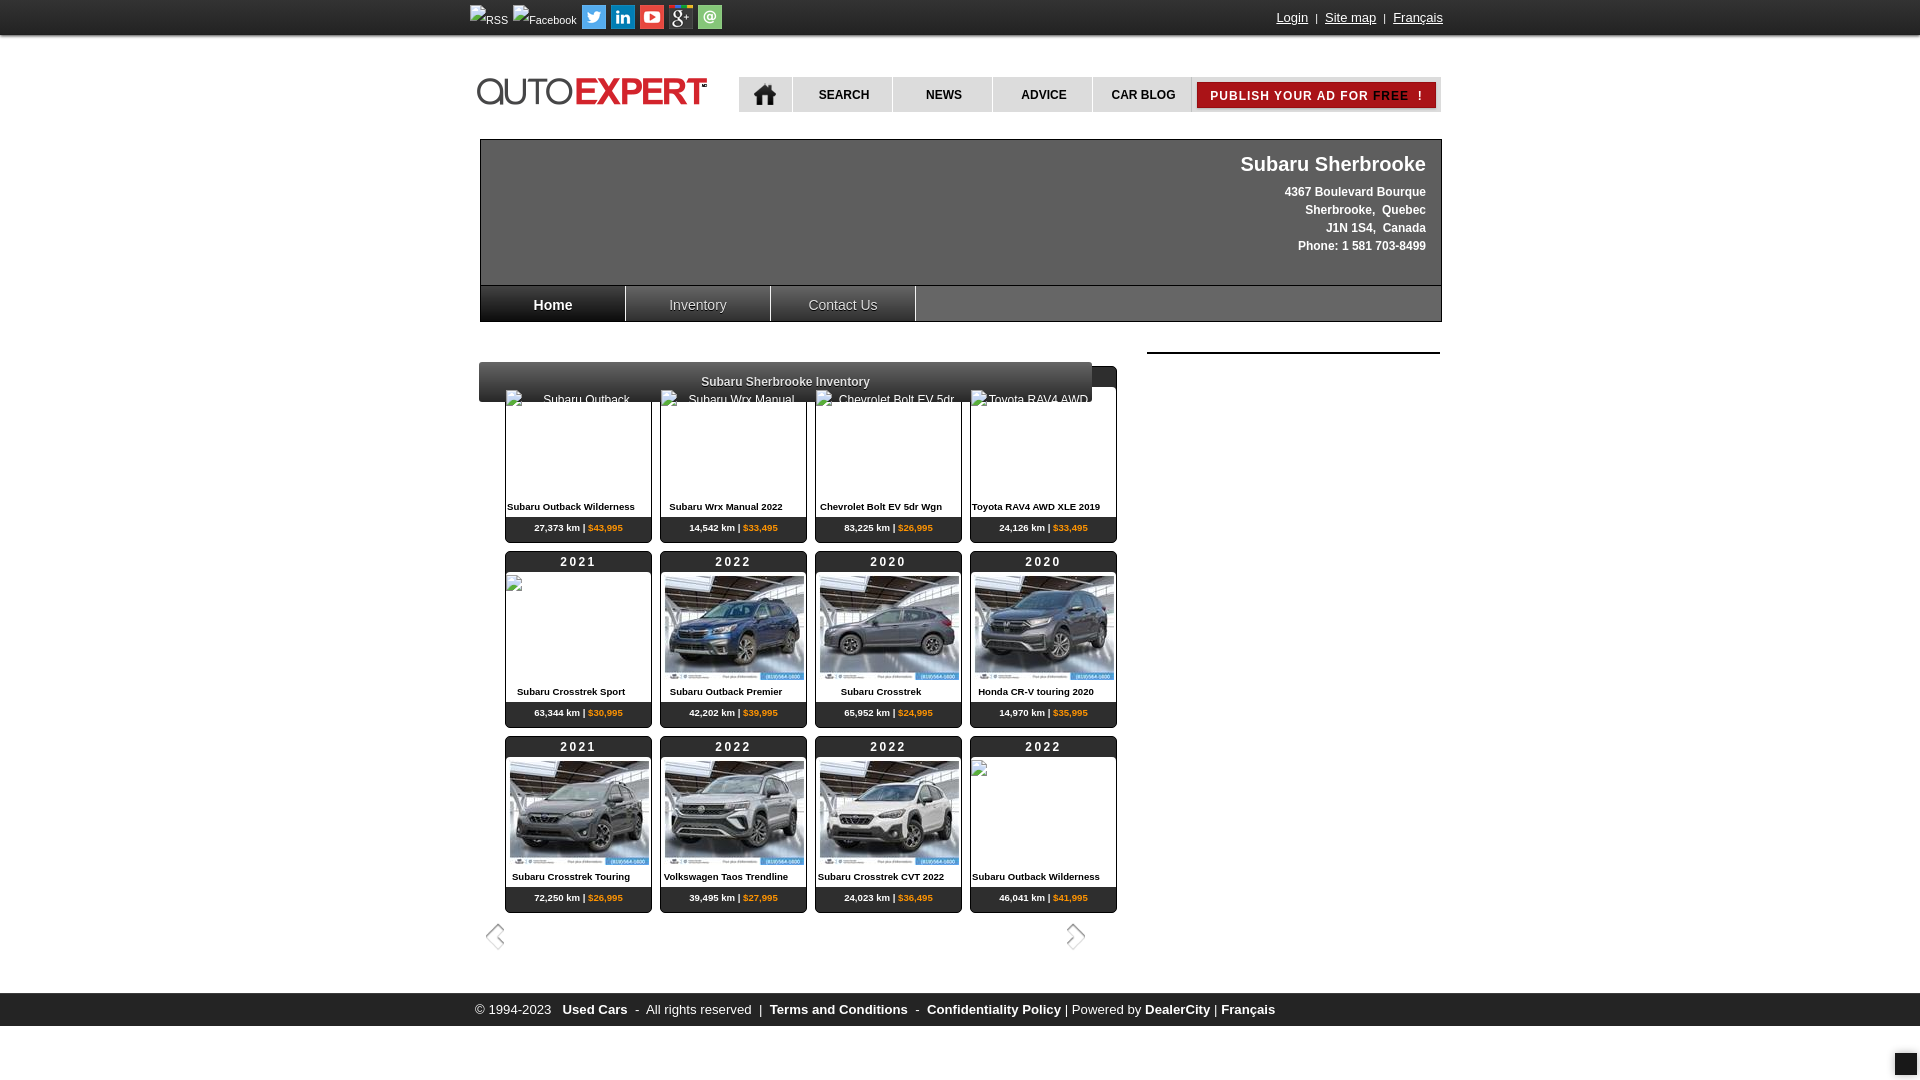 This screenshot has height=1080, width=1920. Describe the element at coordinates (577, 812) in the screenshot. I see `'2021` at that location.